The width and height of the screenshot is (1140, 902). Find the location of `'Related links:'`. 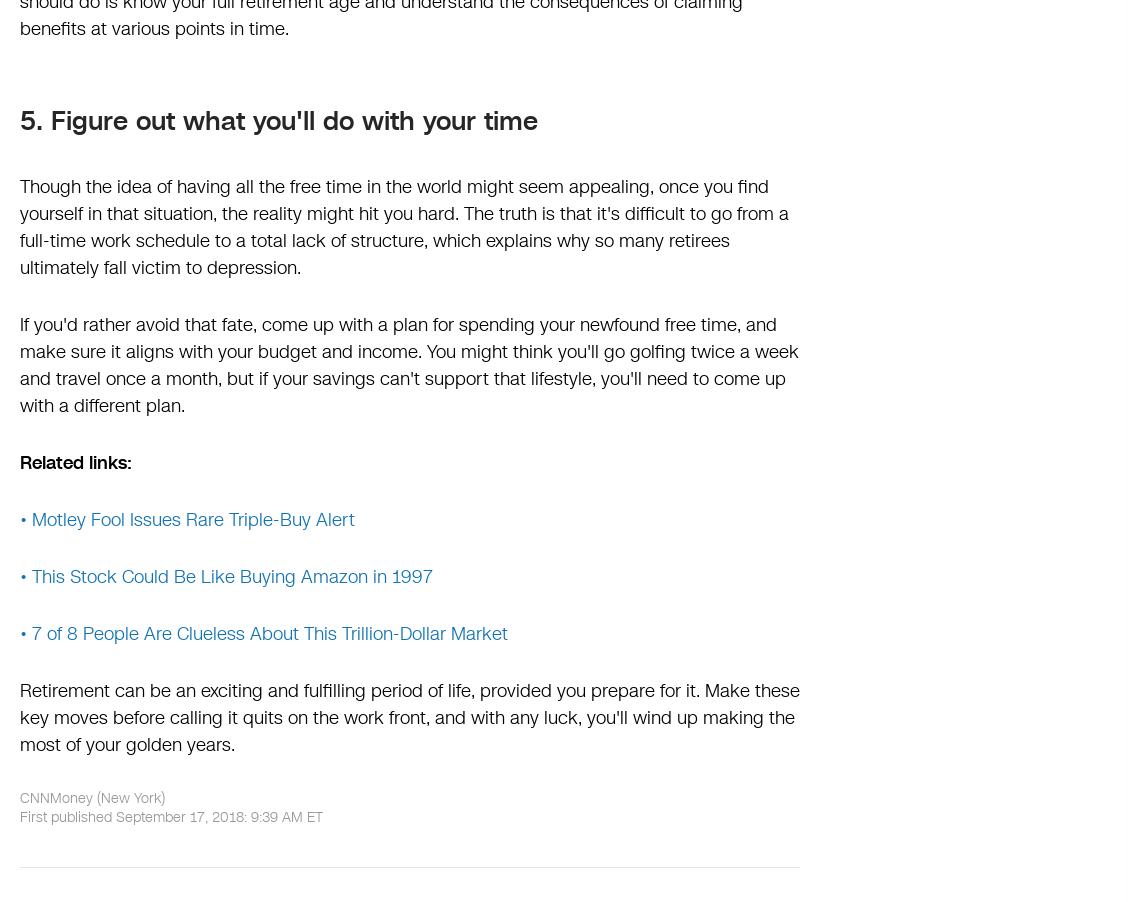

'Related links:' is located at coordinates (19, 462).